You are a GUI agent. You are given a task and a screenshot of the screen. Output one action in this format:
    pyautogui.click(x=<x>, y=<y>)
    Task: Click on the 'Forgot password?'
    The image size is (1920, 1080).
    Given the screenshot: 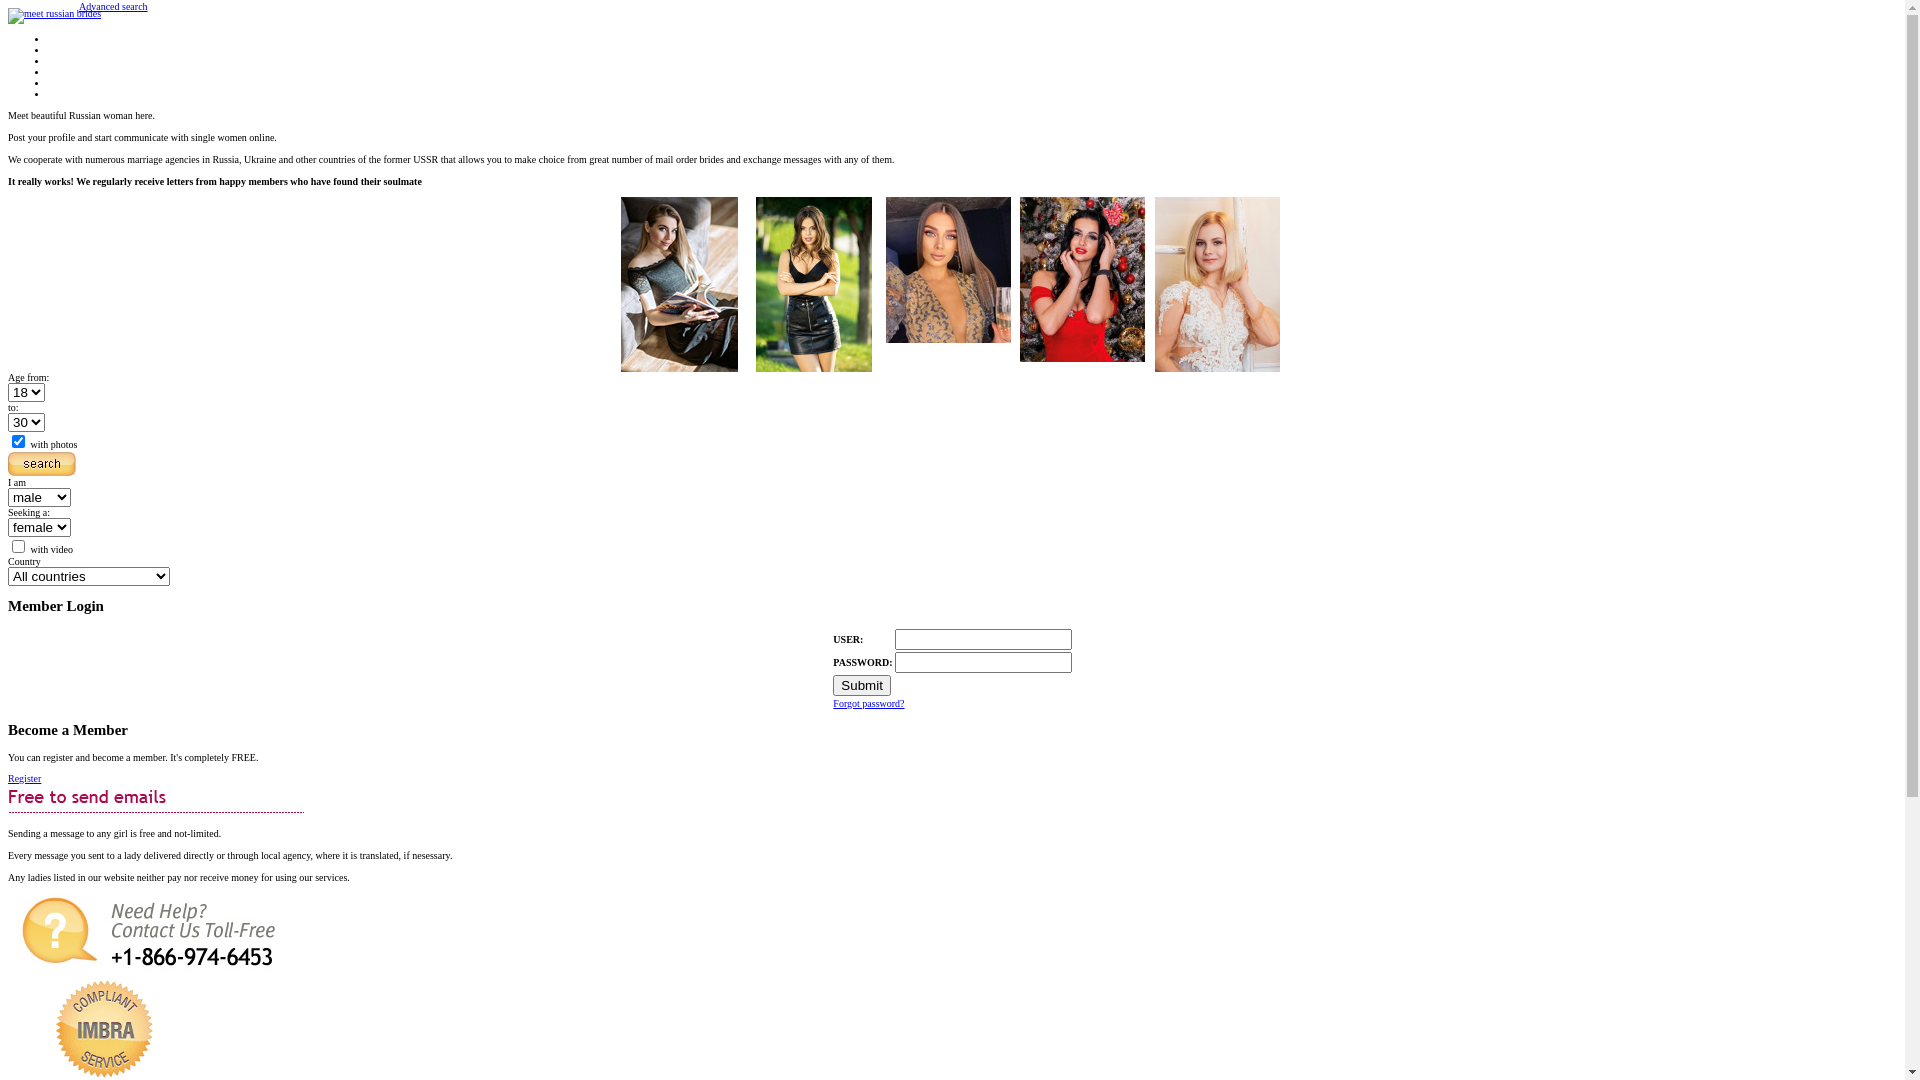 What is the action you would take?
    pyautogui.click(x=833, y=702)
    